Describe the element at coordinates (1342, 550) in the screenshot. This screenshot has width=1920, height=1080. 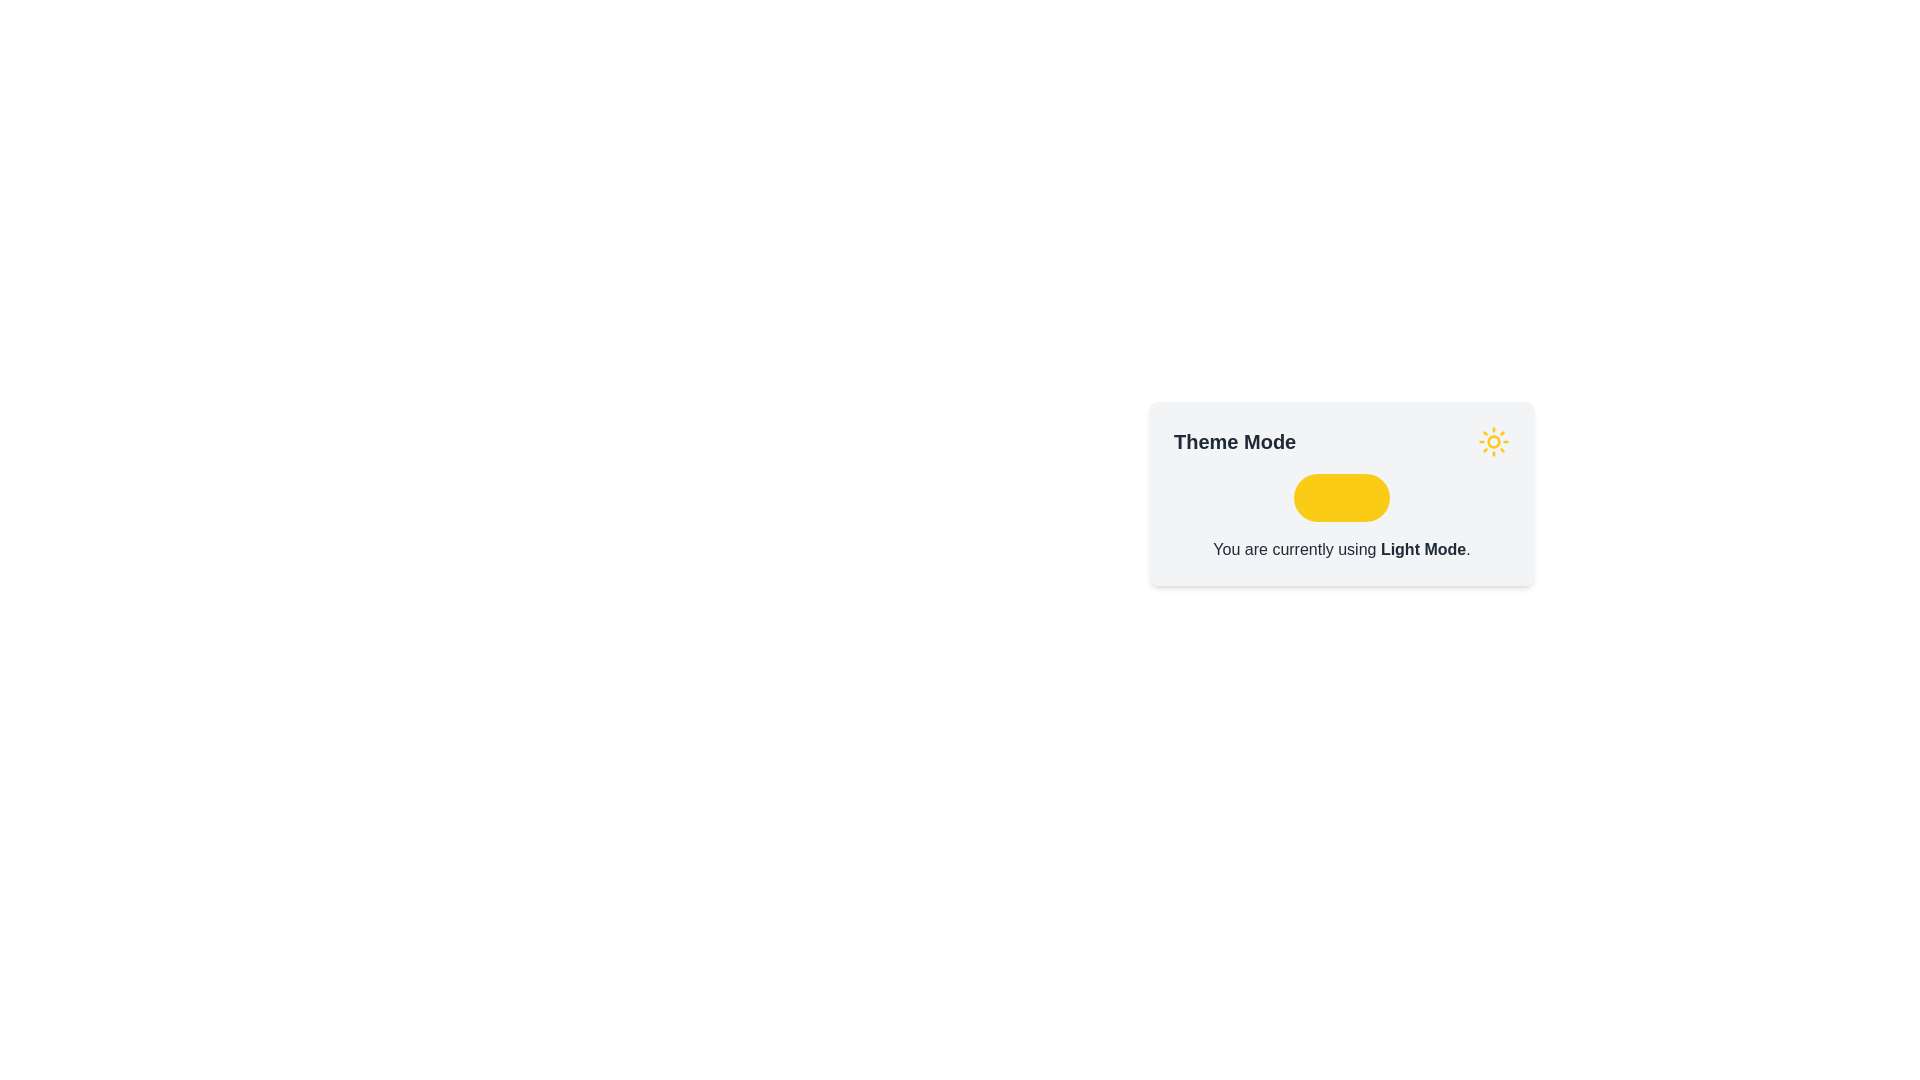
I see `text displayed in the text block stating 'You are currently using Light Mode.' positioned below the theme selection toggle switch` at that location.